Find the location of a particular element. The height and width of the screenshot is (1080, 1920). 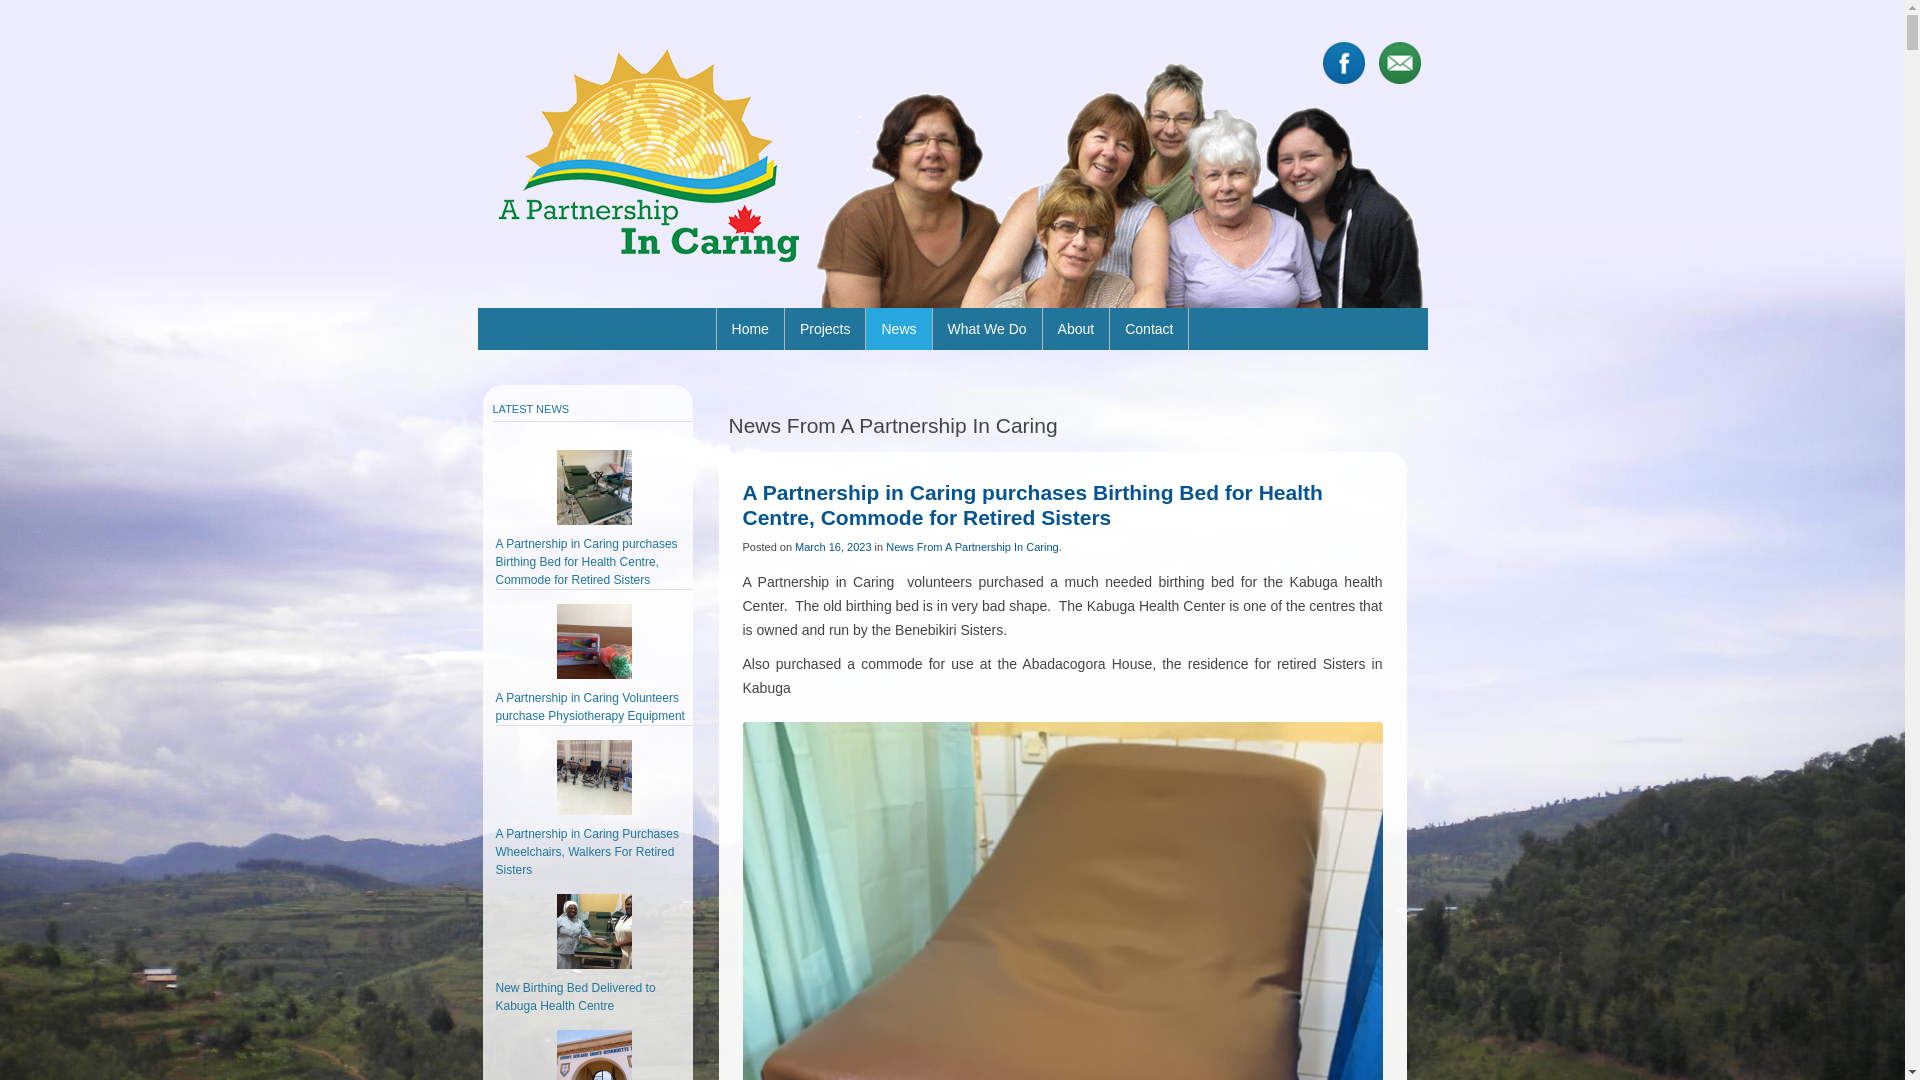

'News' is located at coordinates (897, 327).